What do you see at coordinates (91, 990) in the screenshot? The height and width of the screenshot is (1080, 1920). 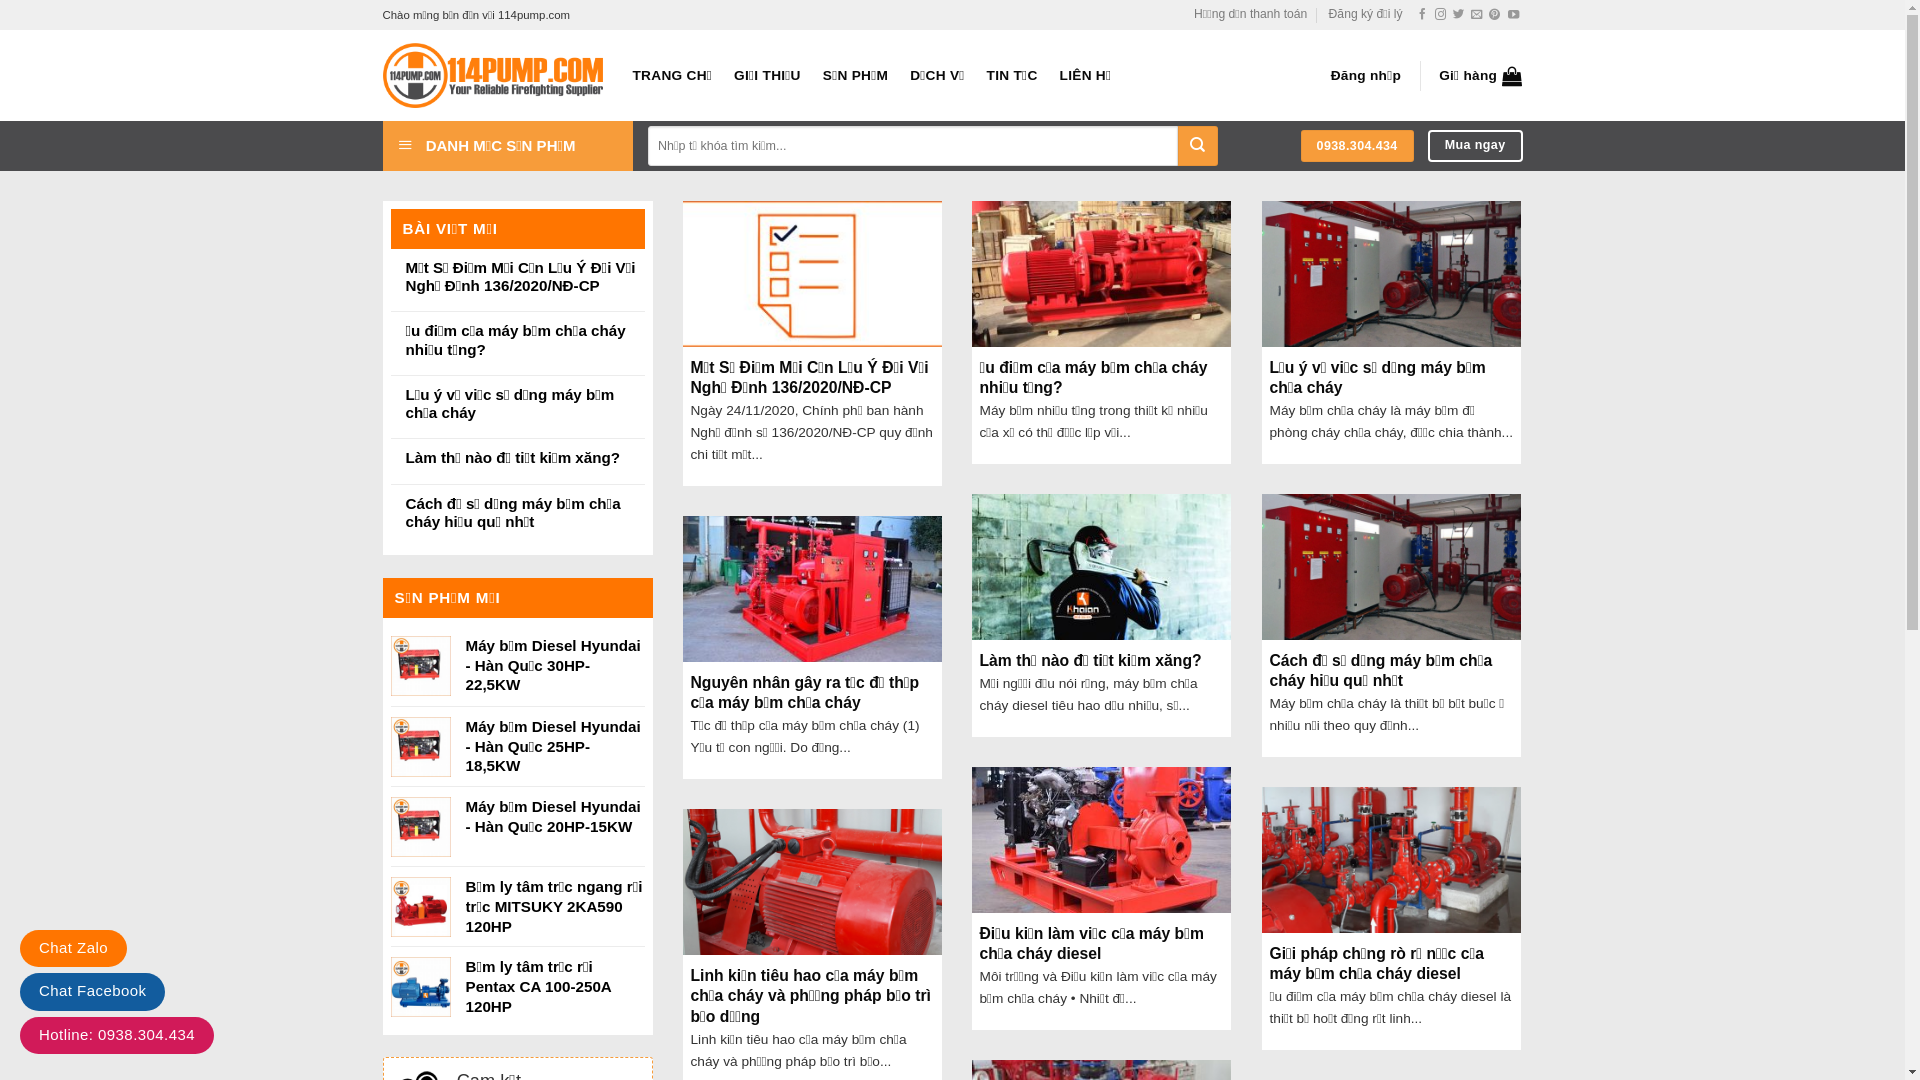 I see `'Chat Facebook'` at bounding box center [91, 990].